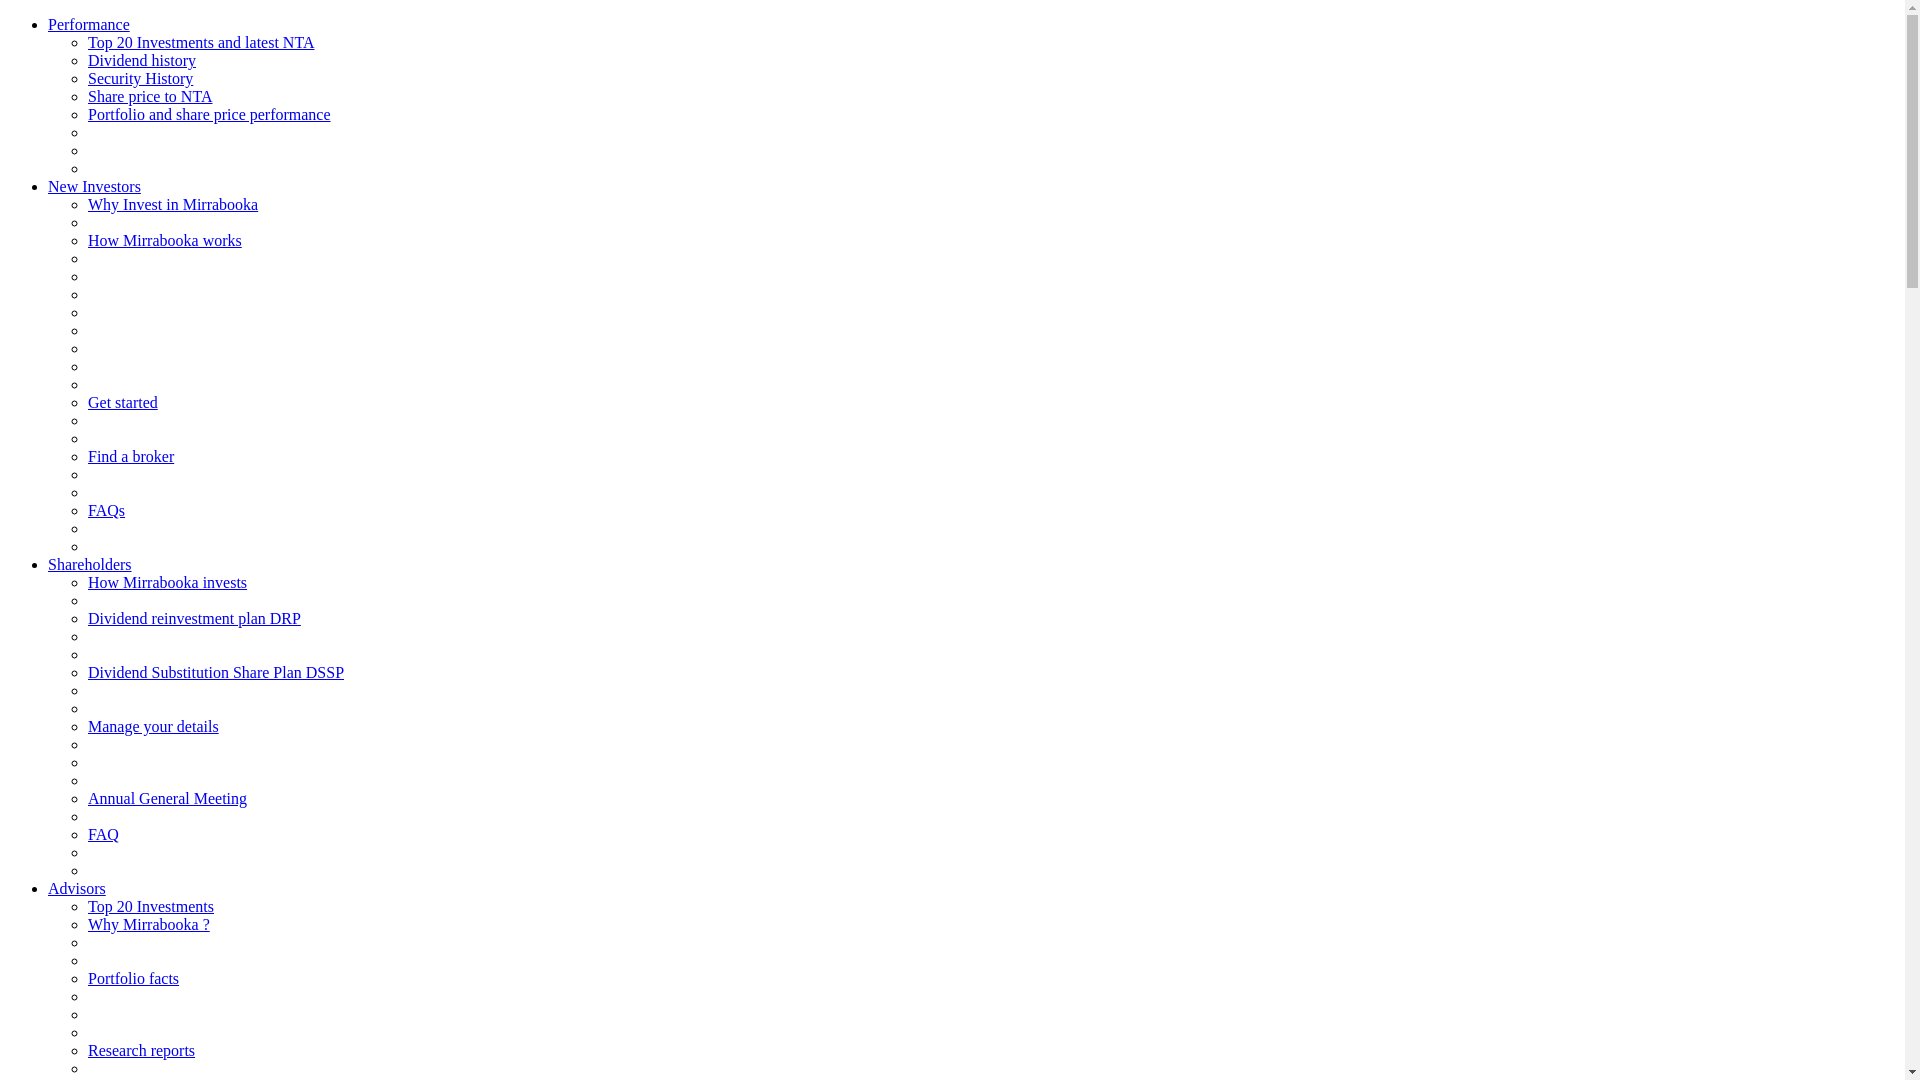 This screenshot has height=1080, width=1920. Describe the element at coordinates (164, 239) in the screenshot. I see `'How Mirrabooka works'` at that location.